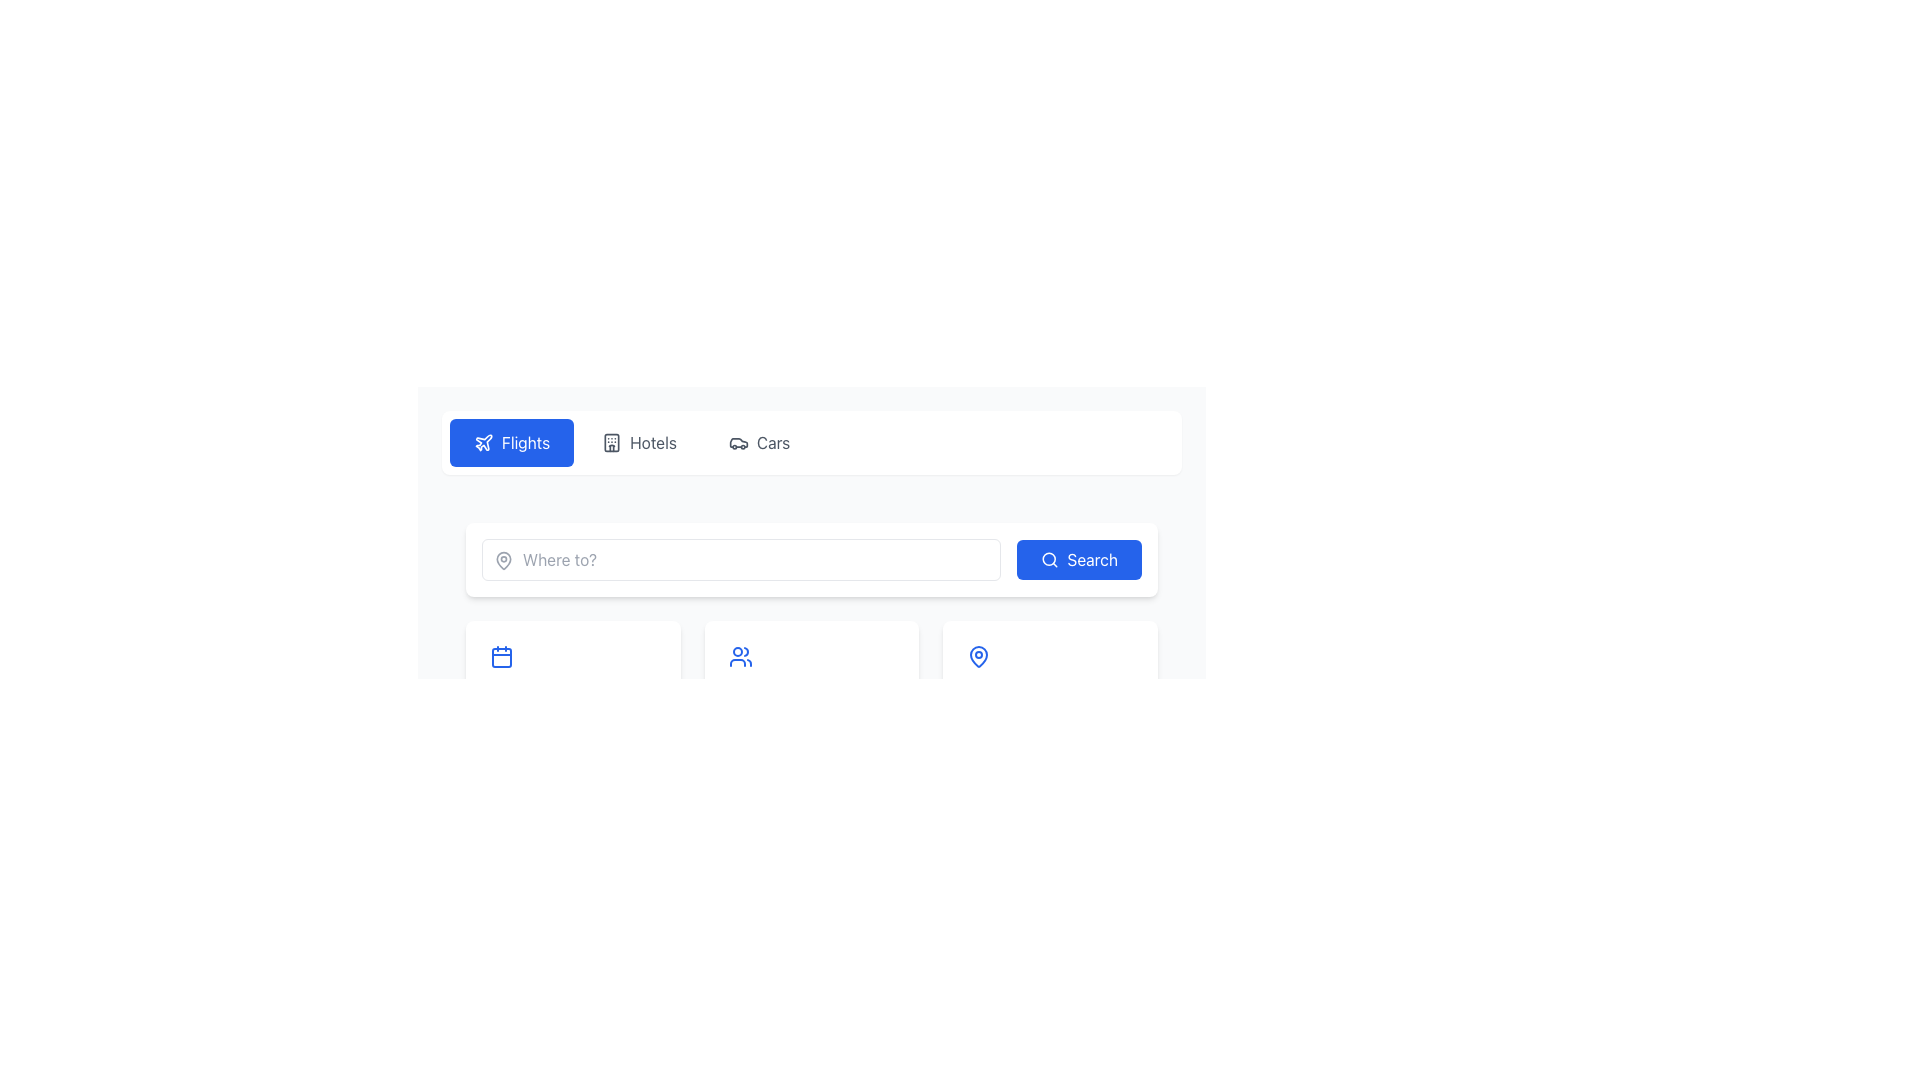 This screenshot has height=1080, width=1920. I want to click on the 'Hotels' icon in the navigation bar, which serves as a visual cue for hotel-related services, so click(611, 442).